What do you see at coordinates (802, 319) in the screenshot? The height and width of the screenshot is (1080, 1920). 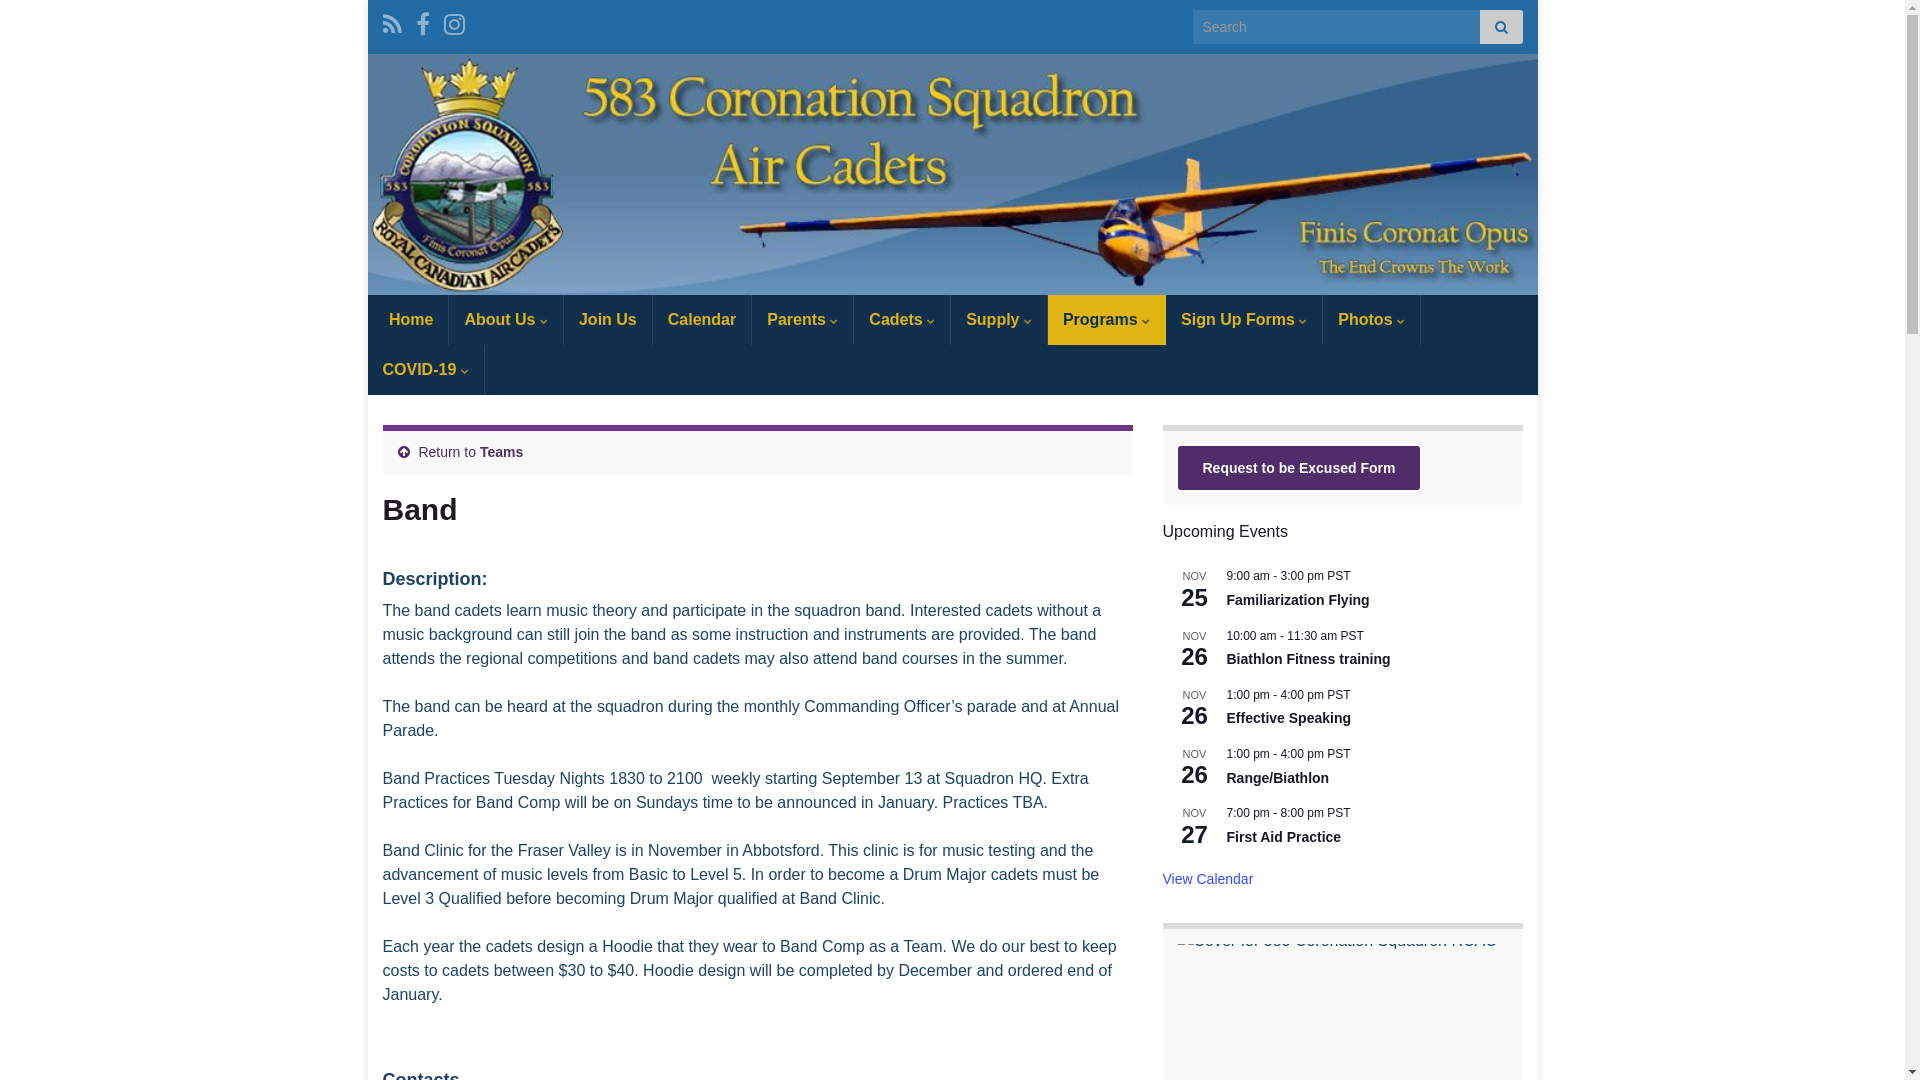 I see `'Parents'` at bounding box center [802, 319].